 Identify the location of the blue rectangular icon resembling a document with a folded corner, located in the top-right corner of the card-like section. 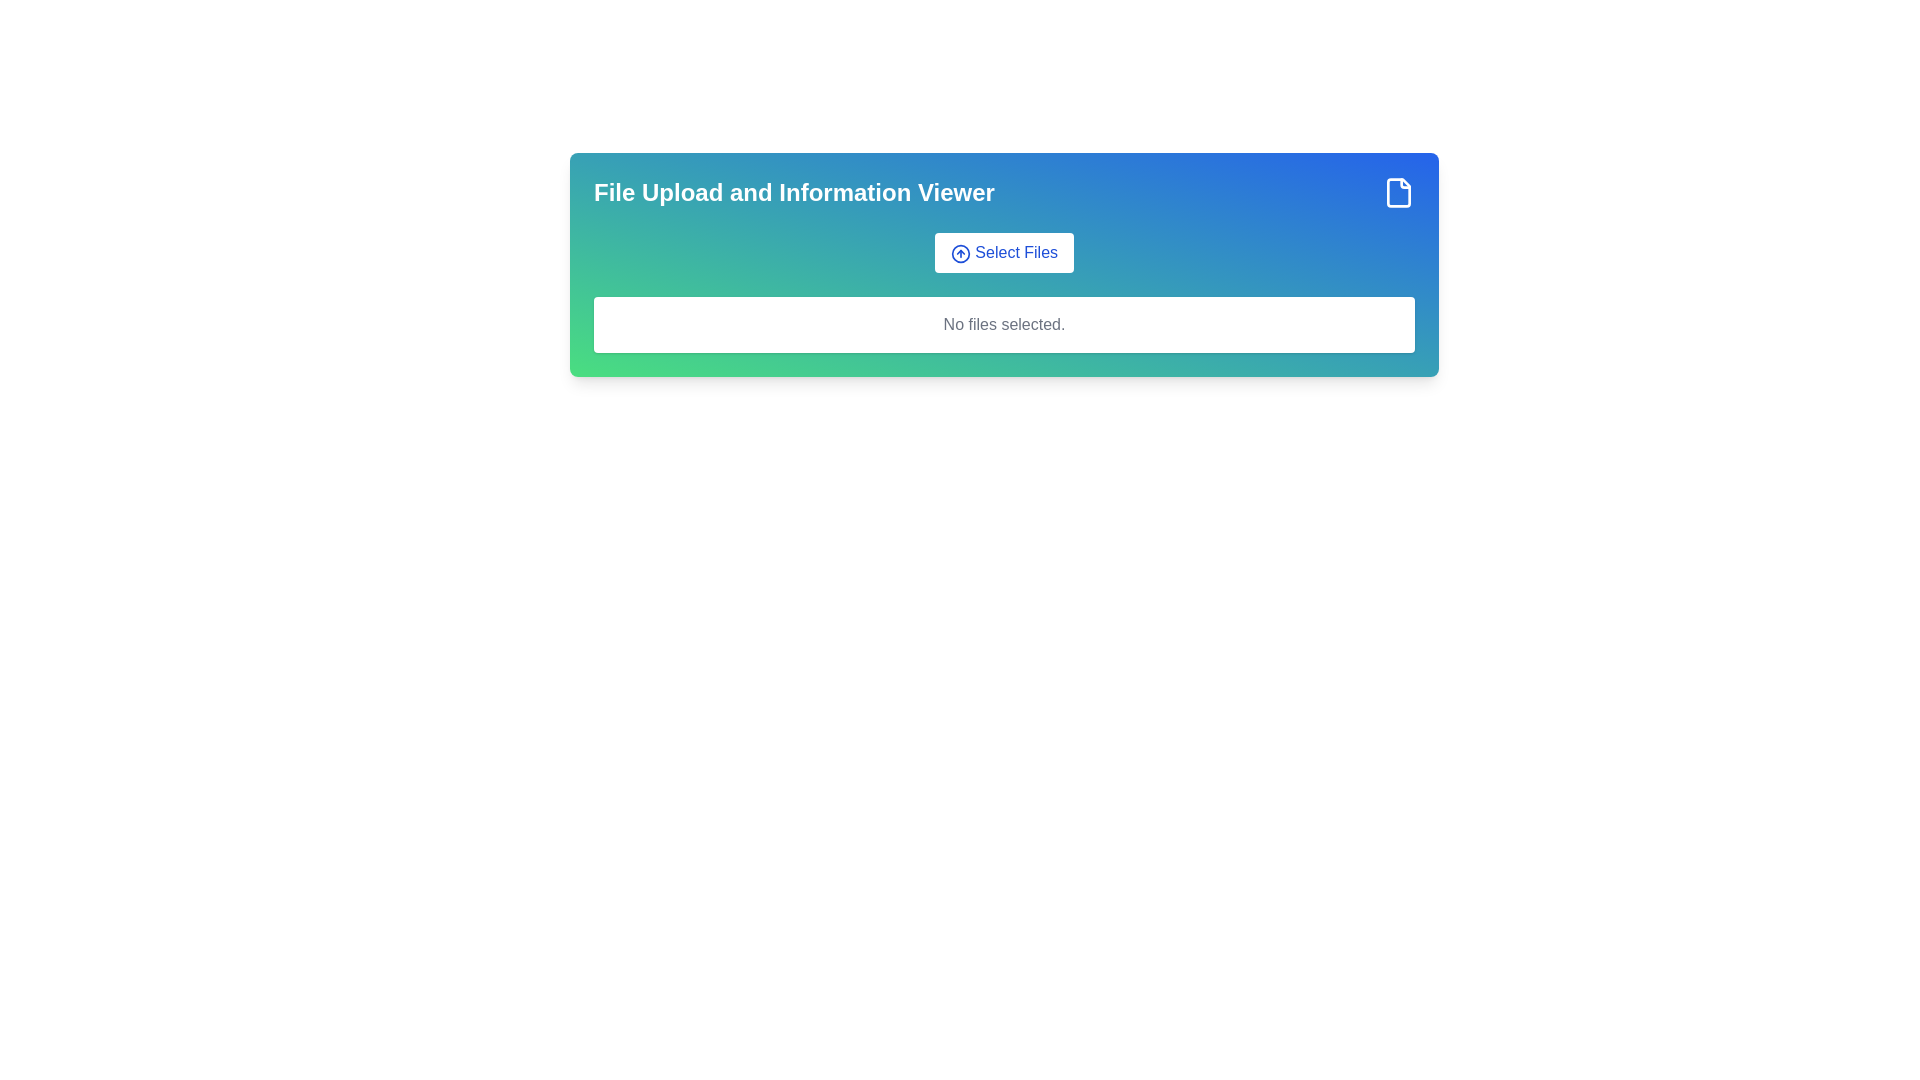
(1397, 192).